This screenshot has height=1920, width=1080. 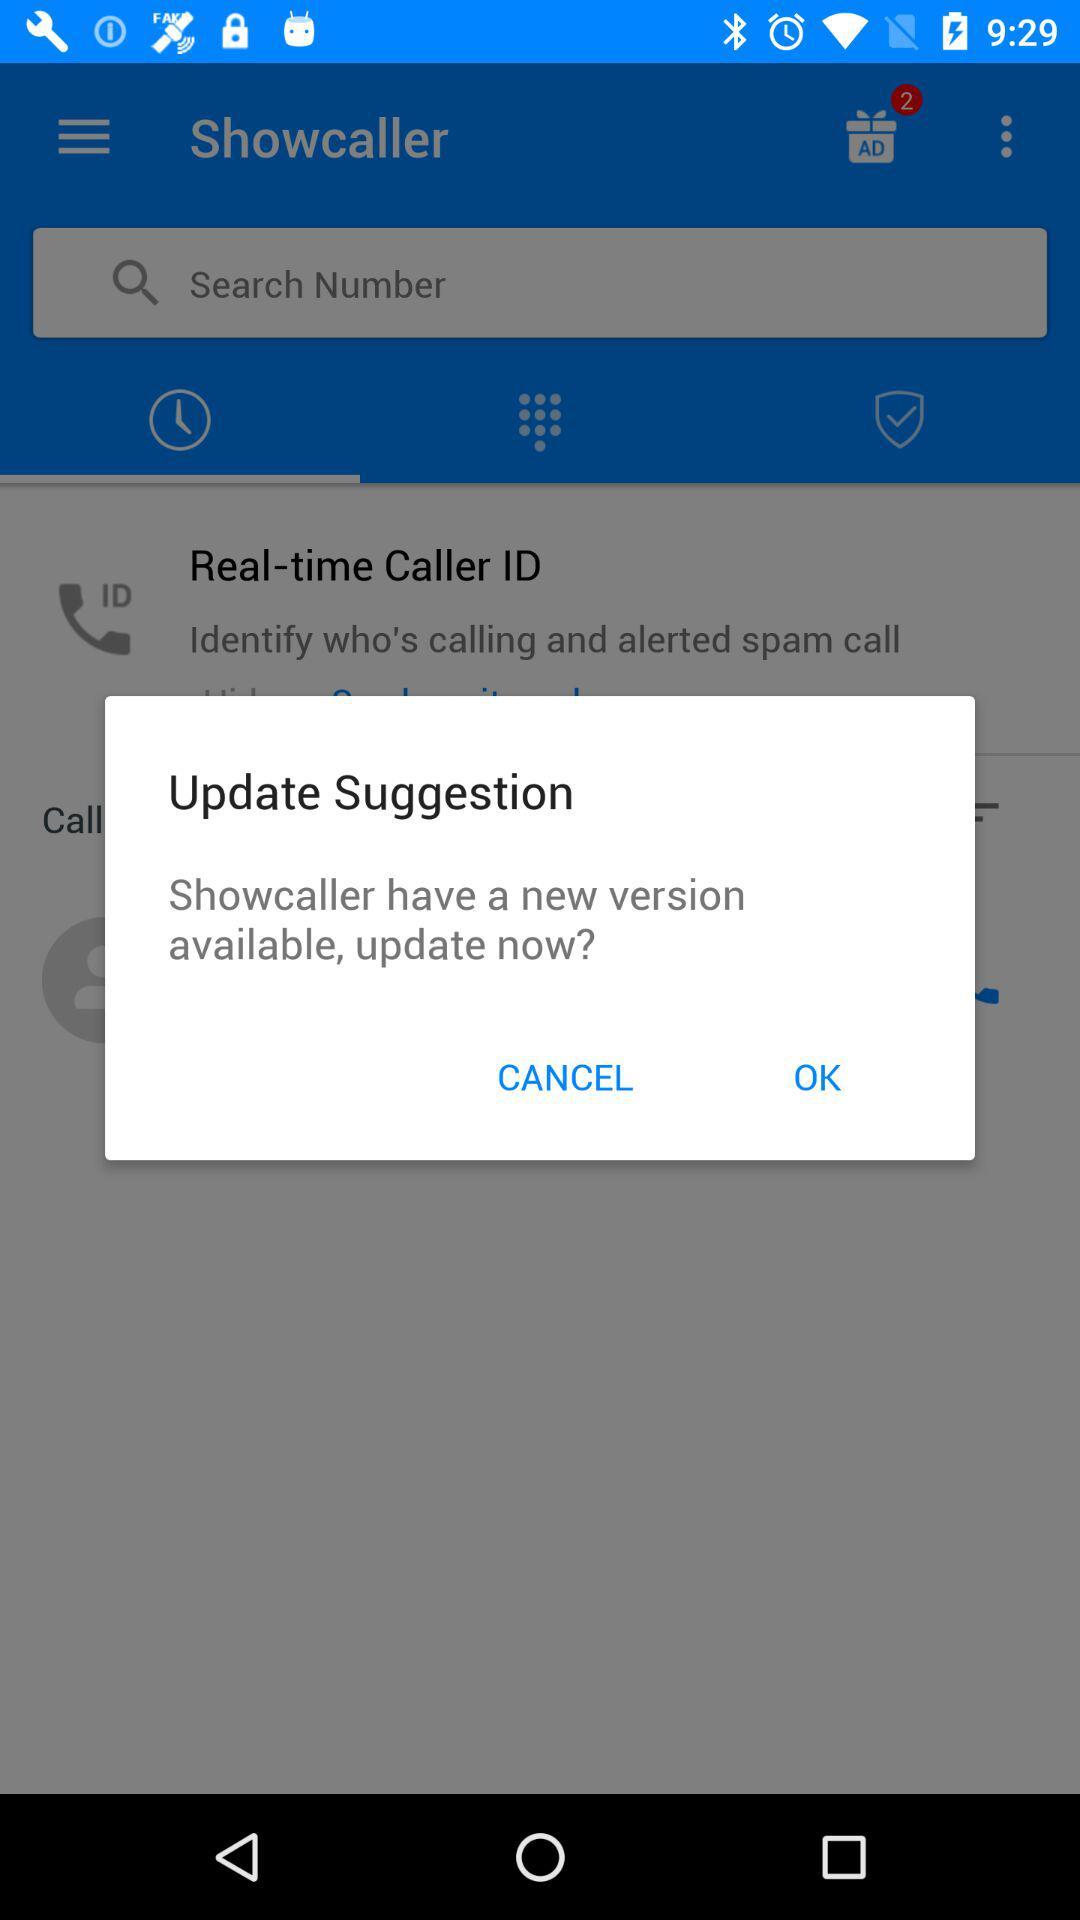 I want to click on the ok item, so click(x=817, y=1075).